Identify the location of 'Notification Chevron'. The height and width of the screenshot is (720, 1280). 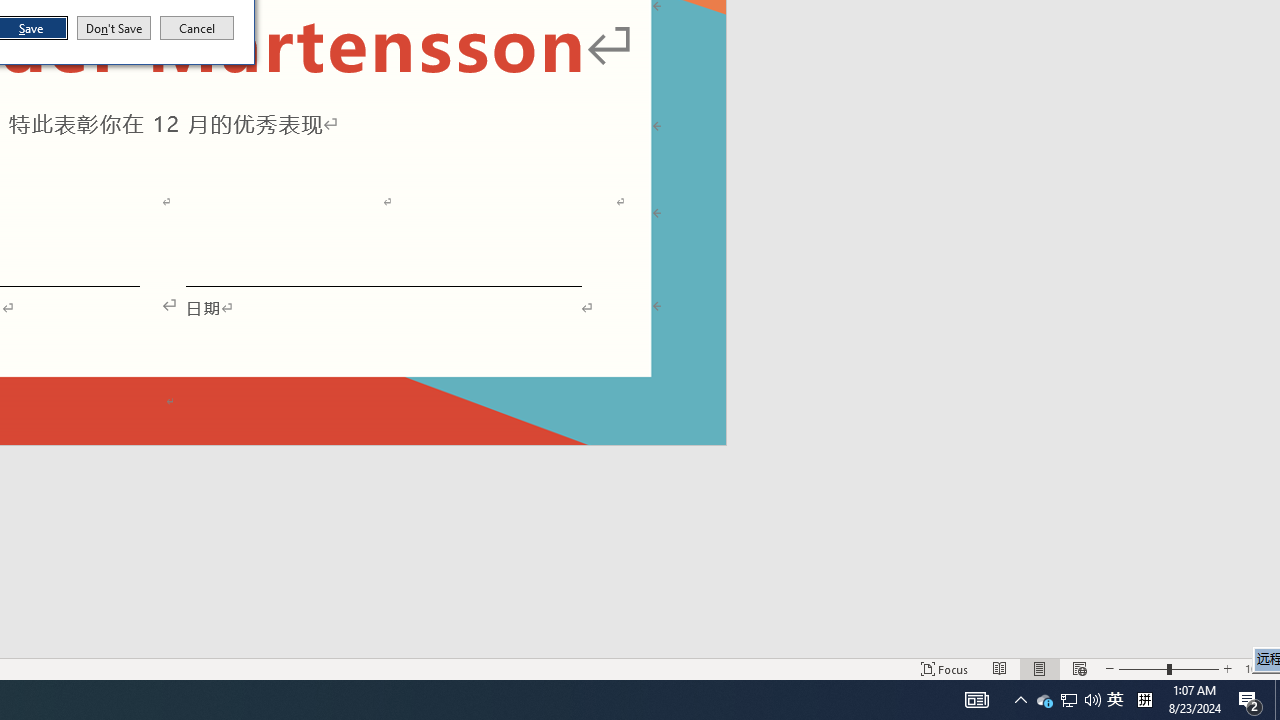
(1020, 698).